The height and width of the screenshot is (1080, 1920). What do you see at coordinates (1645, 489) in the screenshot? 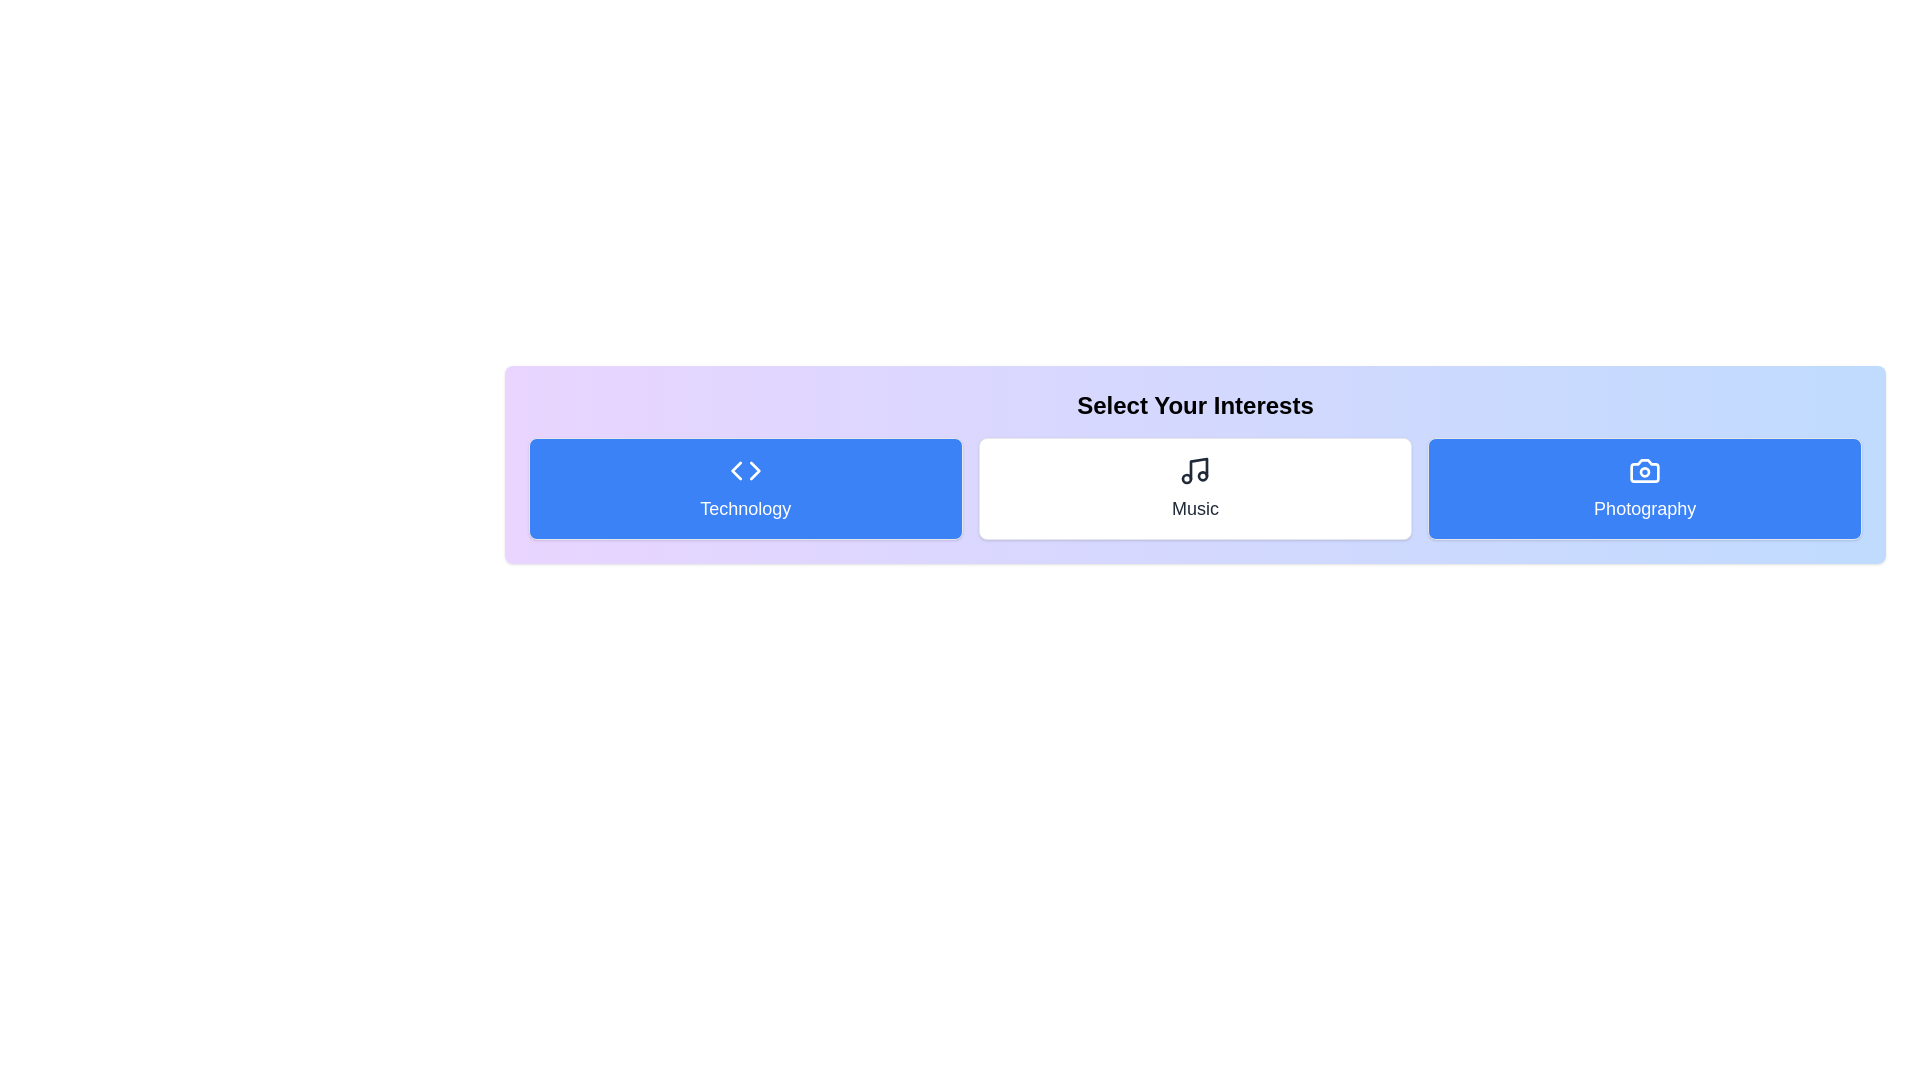
I see `the 'Photography' category to toggle its activation state` at bounding box center [1645, 489].